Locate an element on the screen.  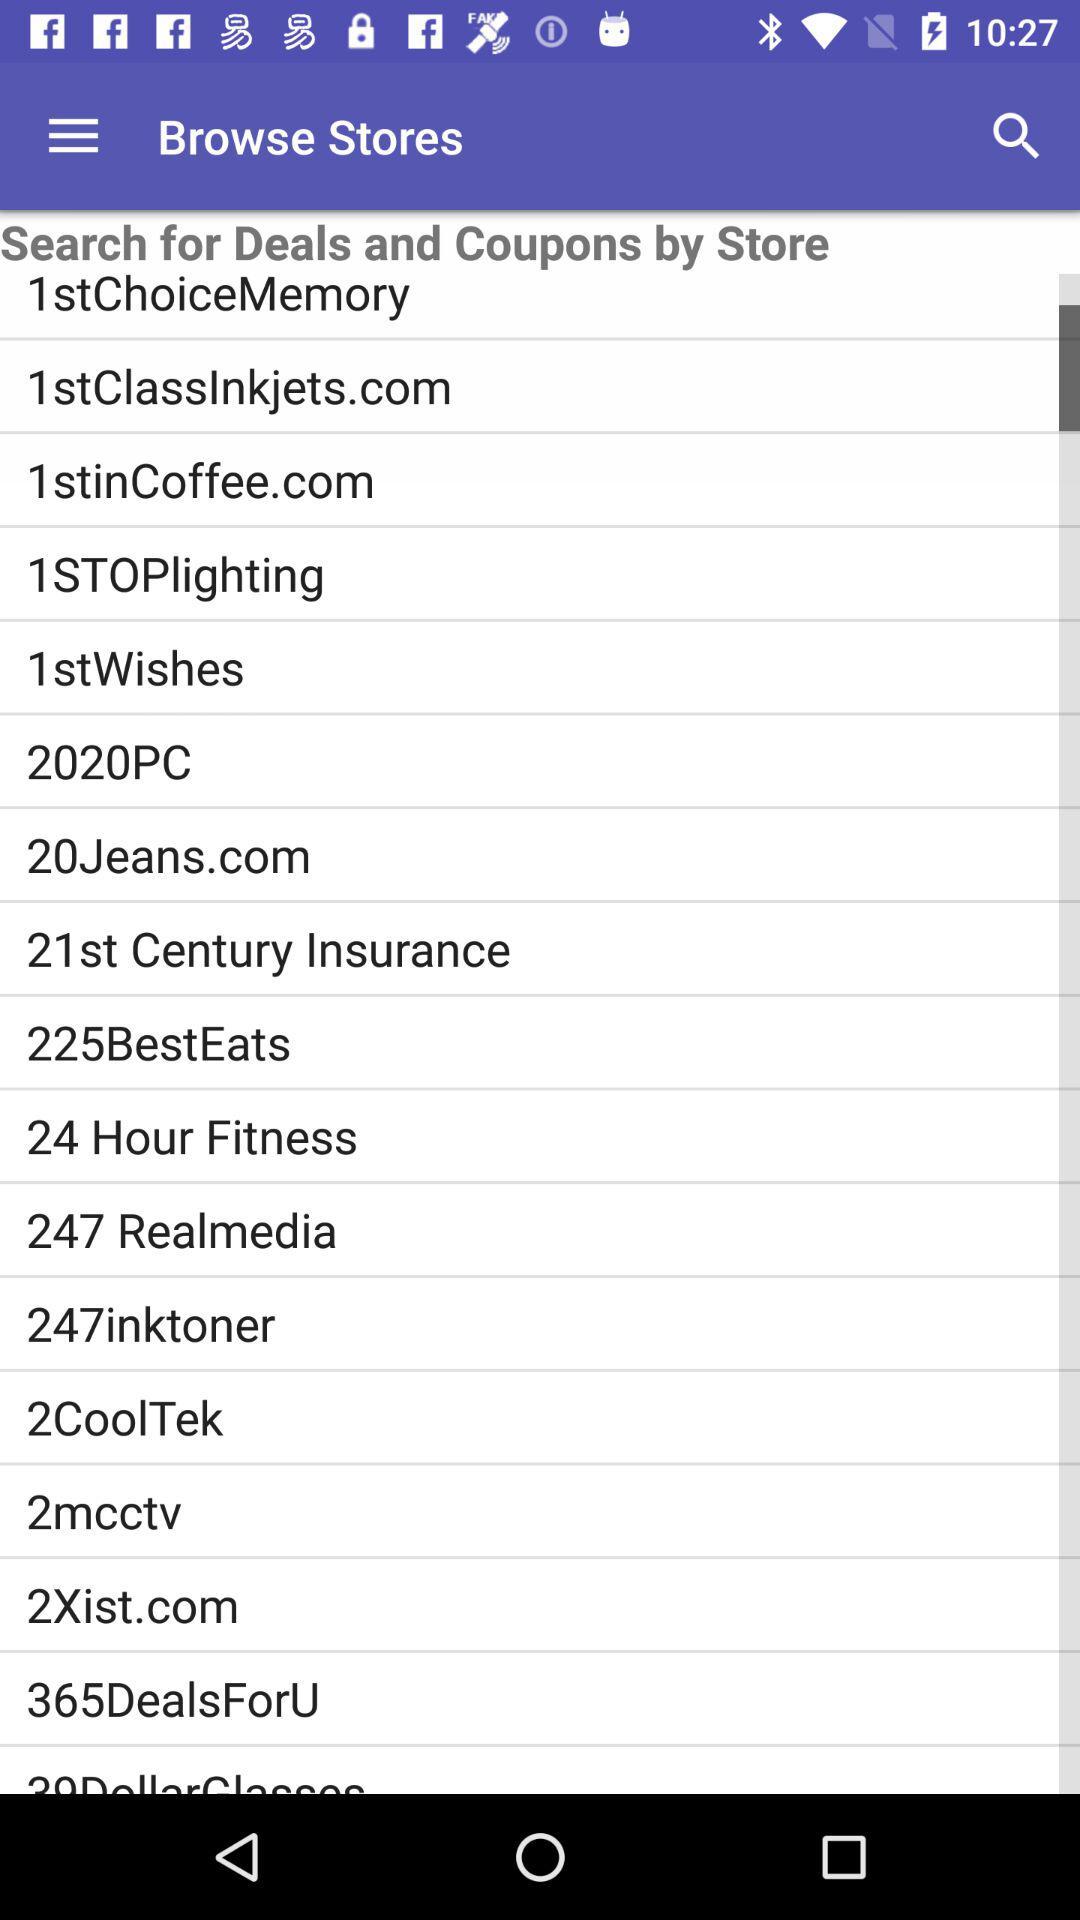
options menu is located at coordinates (72, 135).